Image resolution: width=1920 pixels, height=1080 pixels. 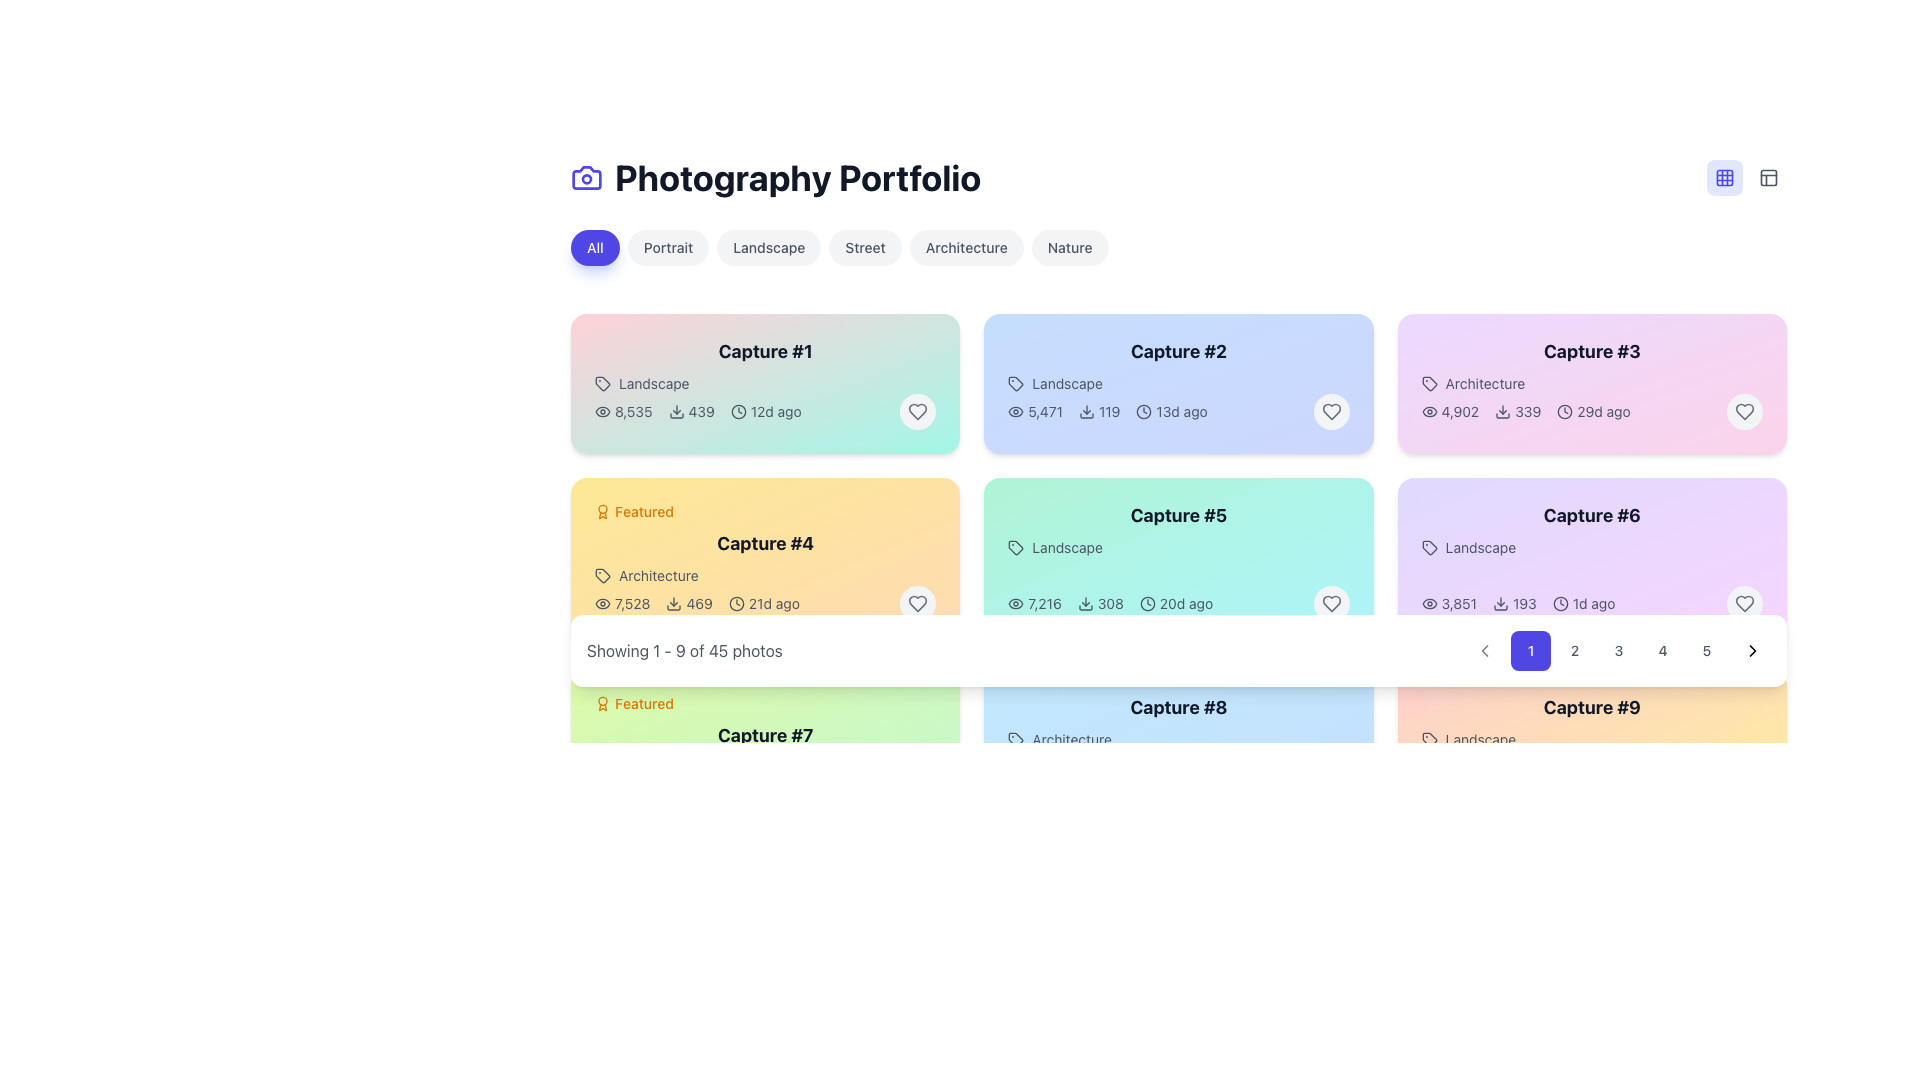 What do you see at coordinates (585, 176) in the screenshot?
I see `the blue camera icon located to the left of the 'Photography Portfolio' heading in the title section of the interface` at bounding box center [585, 176].